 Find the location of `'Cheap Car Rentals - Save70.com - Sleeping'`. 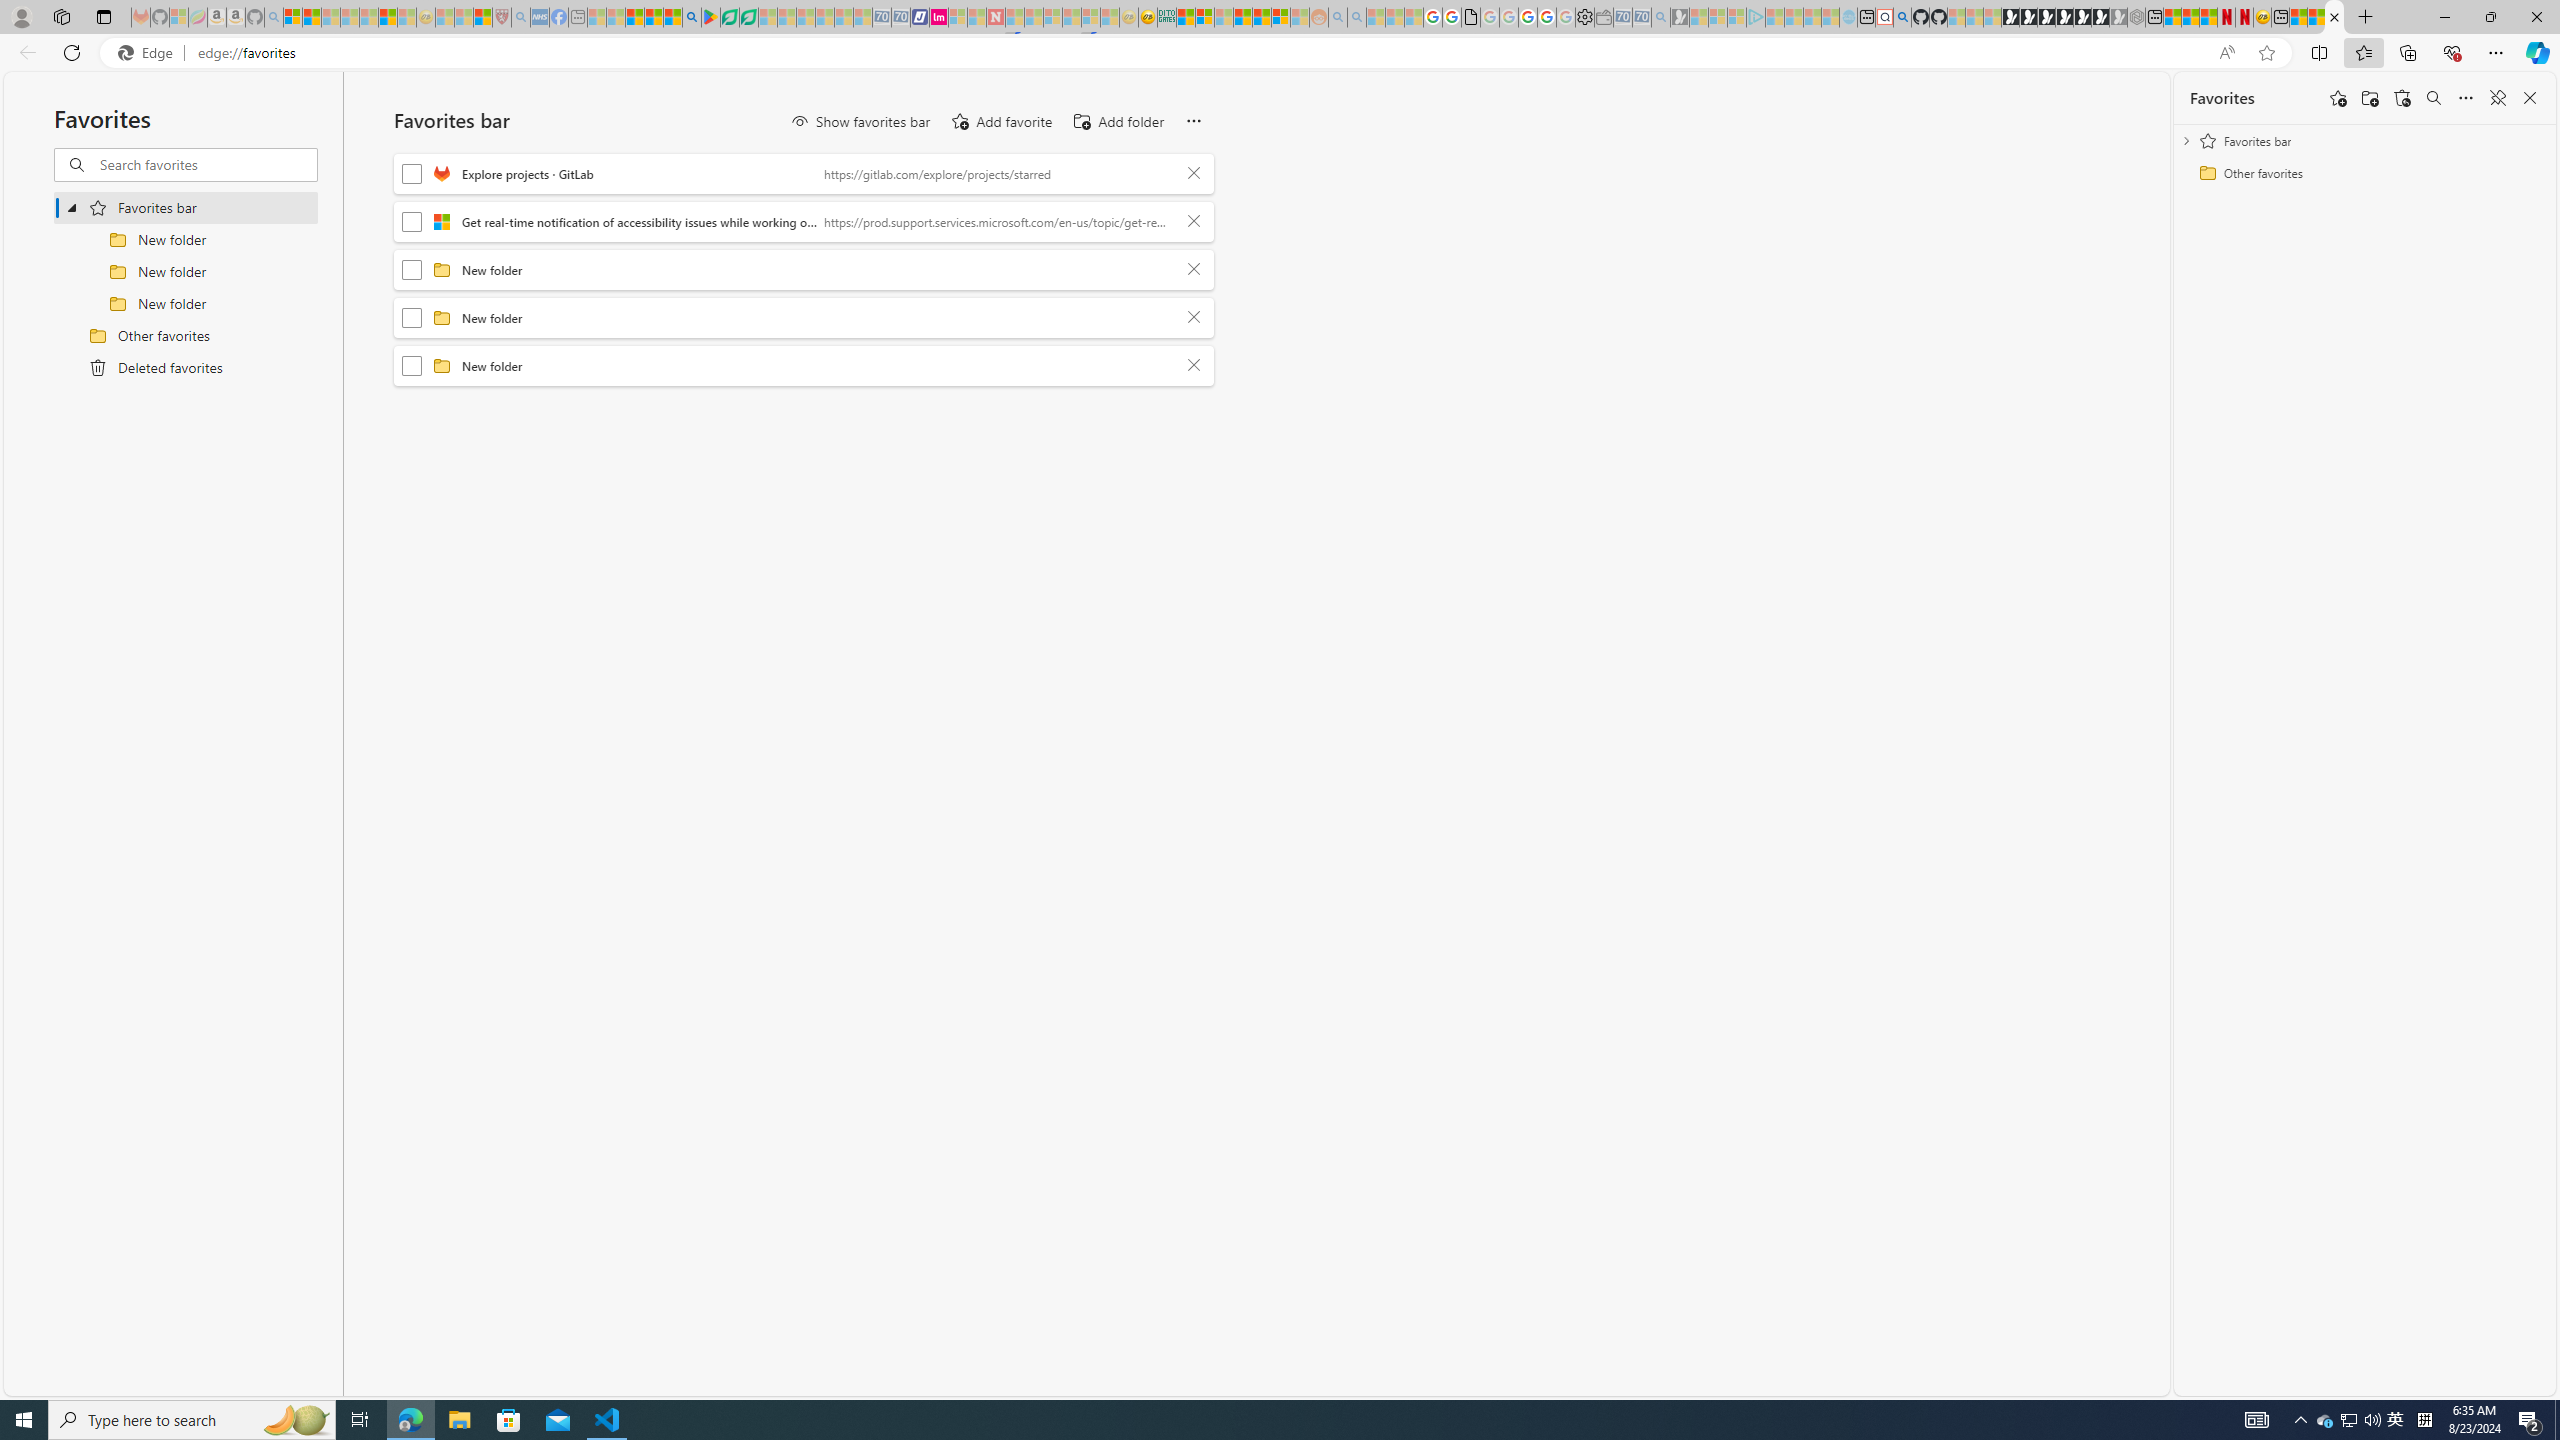

'Cheap Car Rentals - Save70.com - Sleeping' is located at coordinates (1639, 16).